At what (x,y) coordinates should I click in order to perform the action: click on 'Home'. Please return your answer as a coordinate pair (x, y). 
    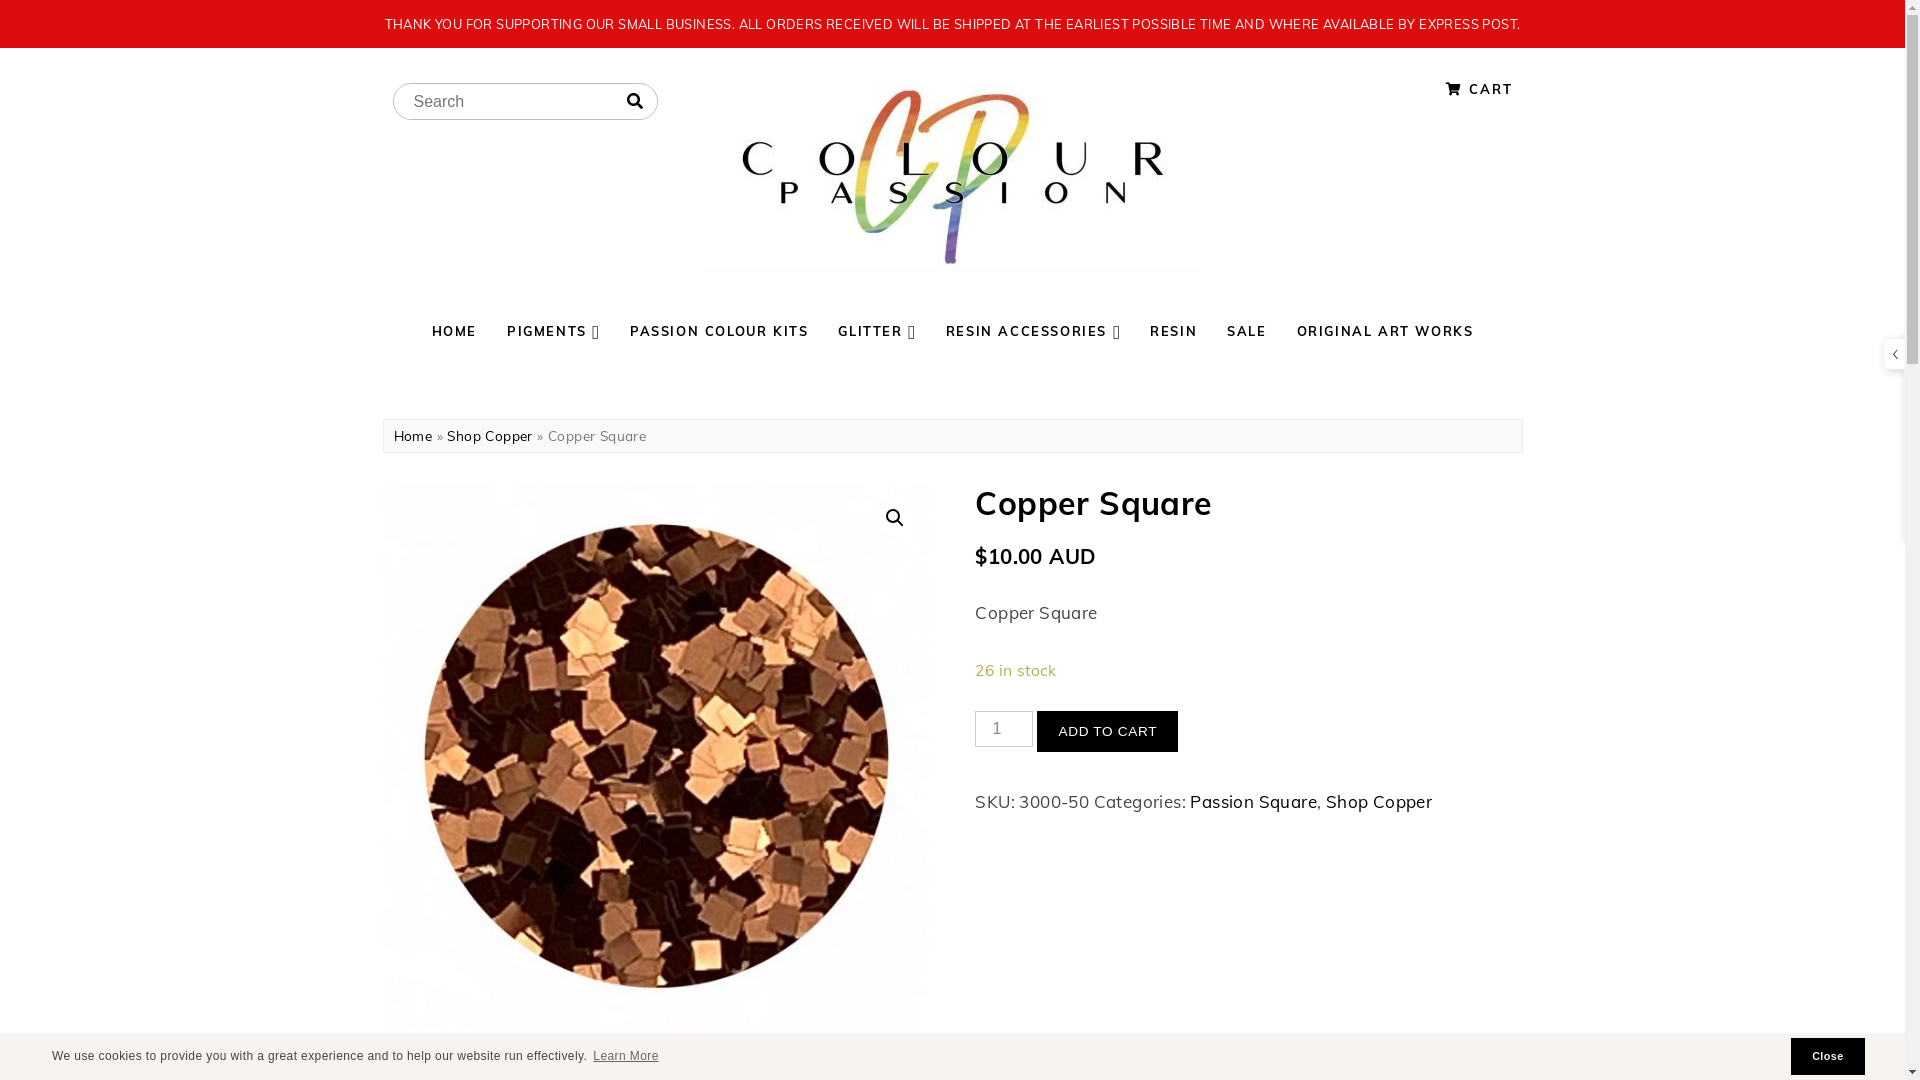
    Looking at the image, I should click on (412, 434).